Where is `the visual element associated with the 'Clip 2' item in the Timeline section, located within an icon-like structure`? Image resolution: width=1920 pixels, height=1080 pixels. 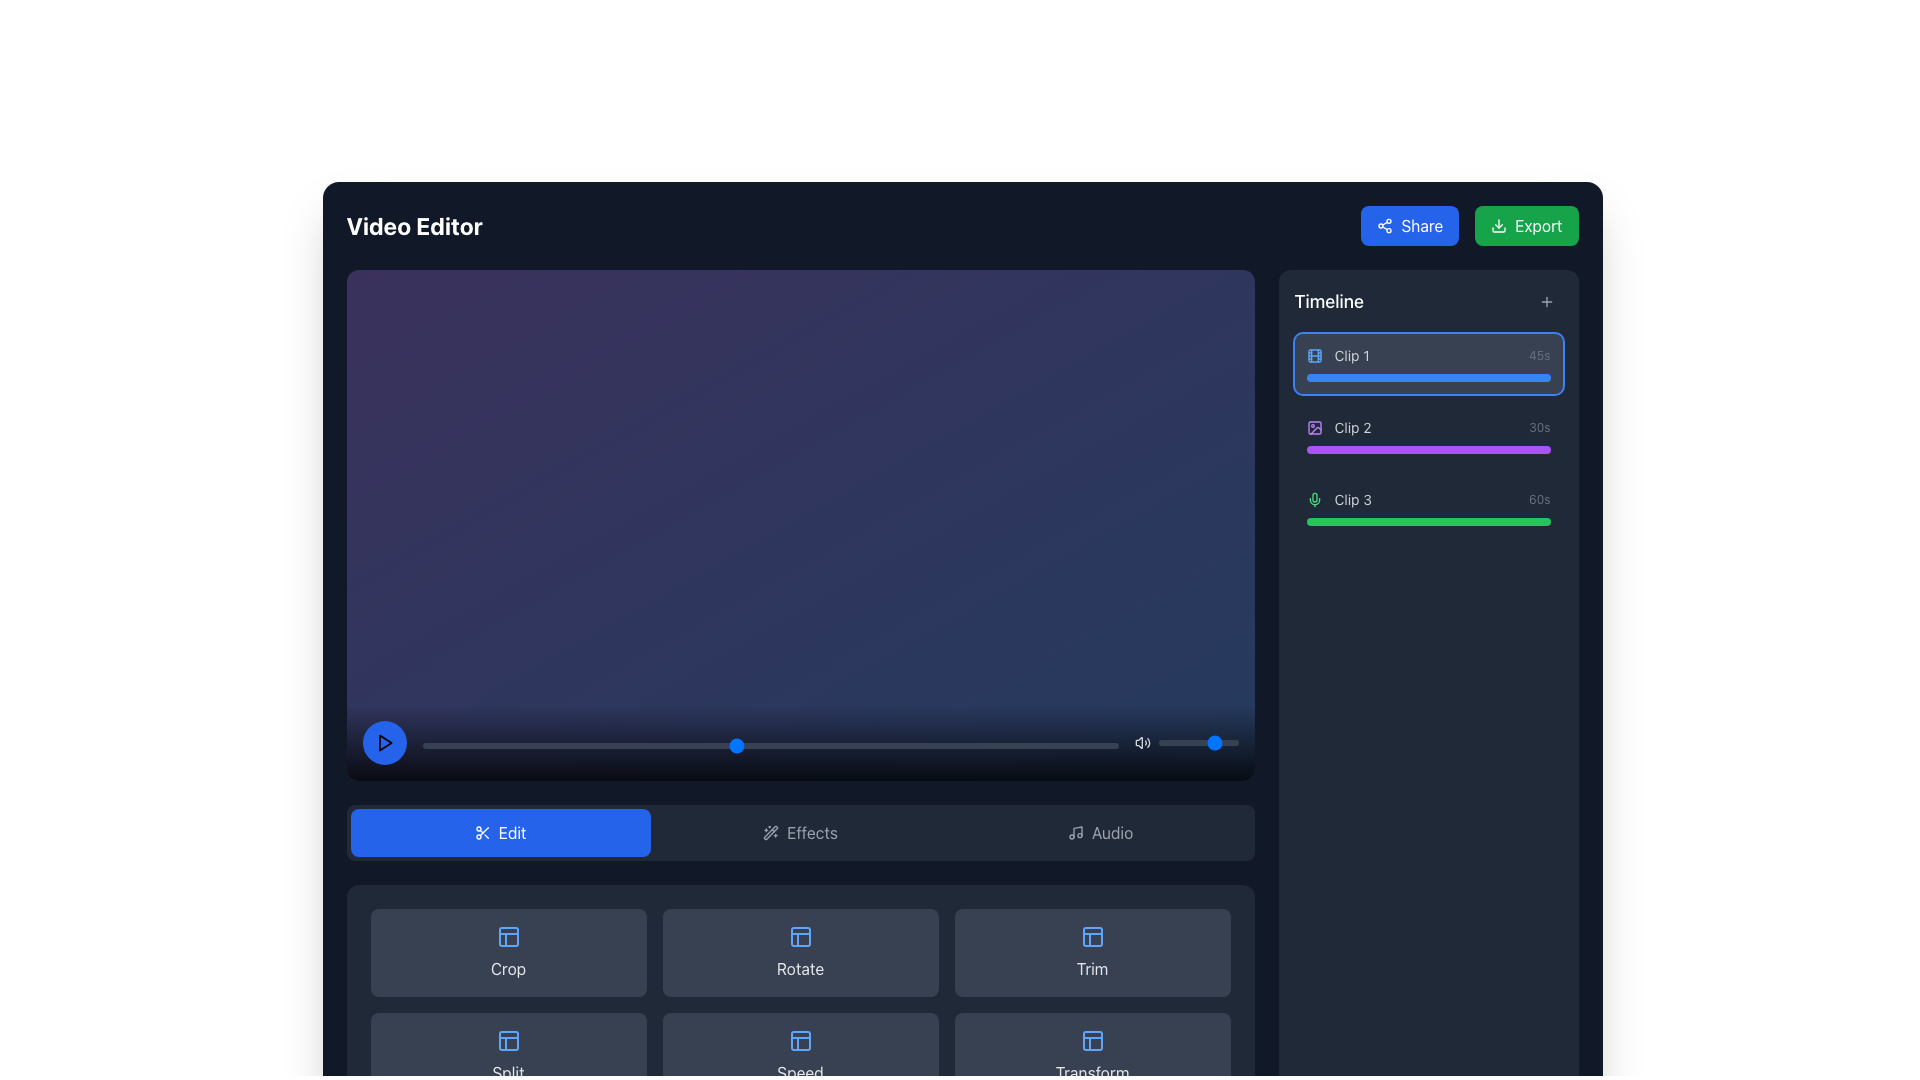
the visual element associated with the 'Clip 2' item in the Timeline section, located within an icon-like structure is located at coordinates (1314, 427).